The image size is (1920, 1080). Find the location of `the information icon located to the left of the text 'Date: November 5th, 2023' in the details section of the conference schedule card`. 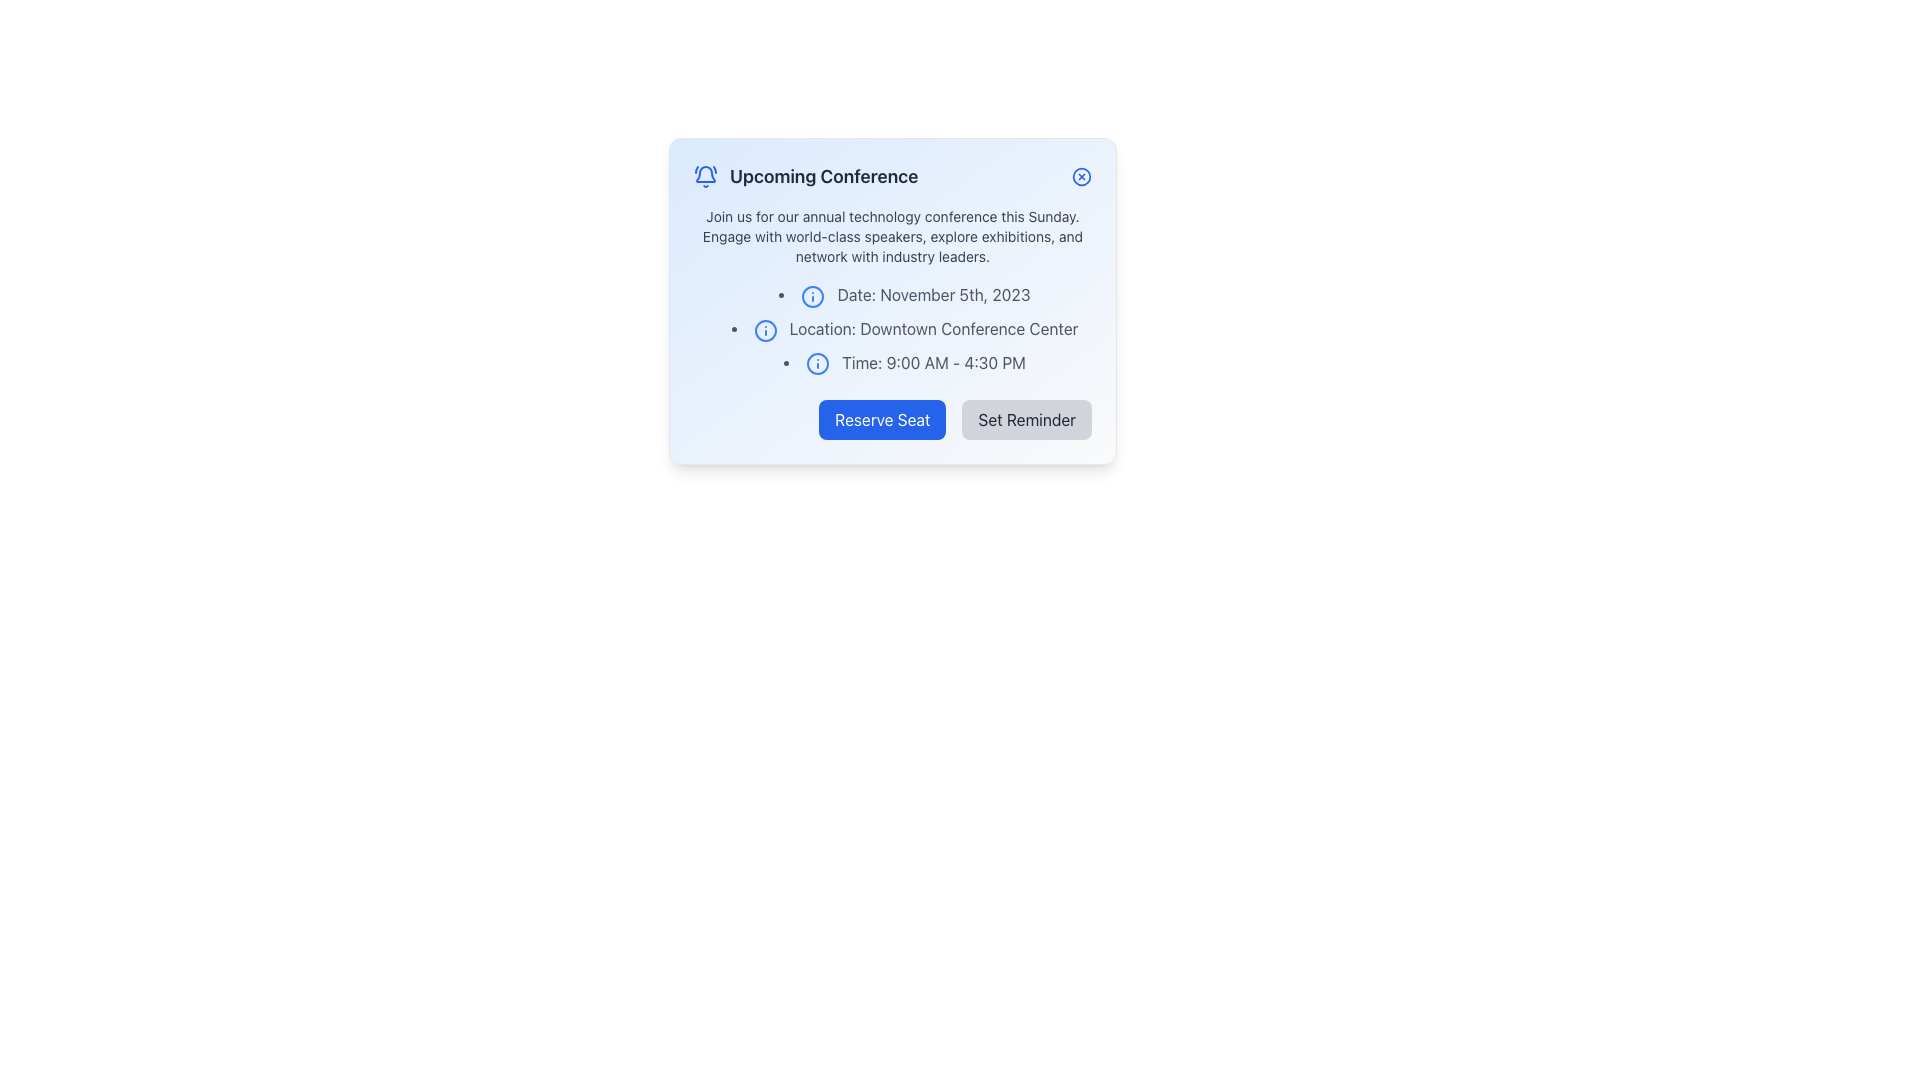

the information icon located to the left of the text 'Date: November 5th, 2023' in the details section of the conference schedule card is located at coordinates (813, 296).